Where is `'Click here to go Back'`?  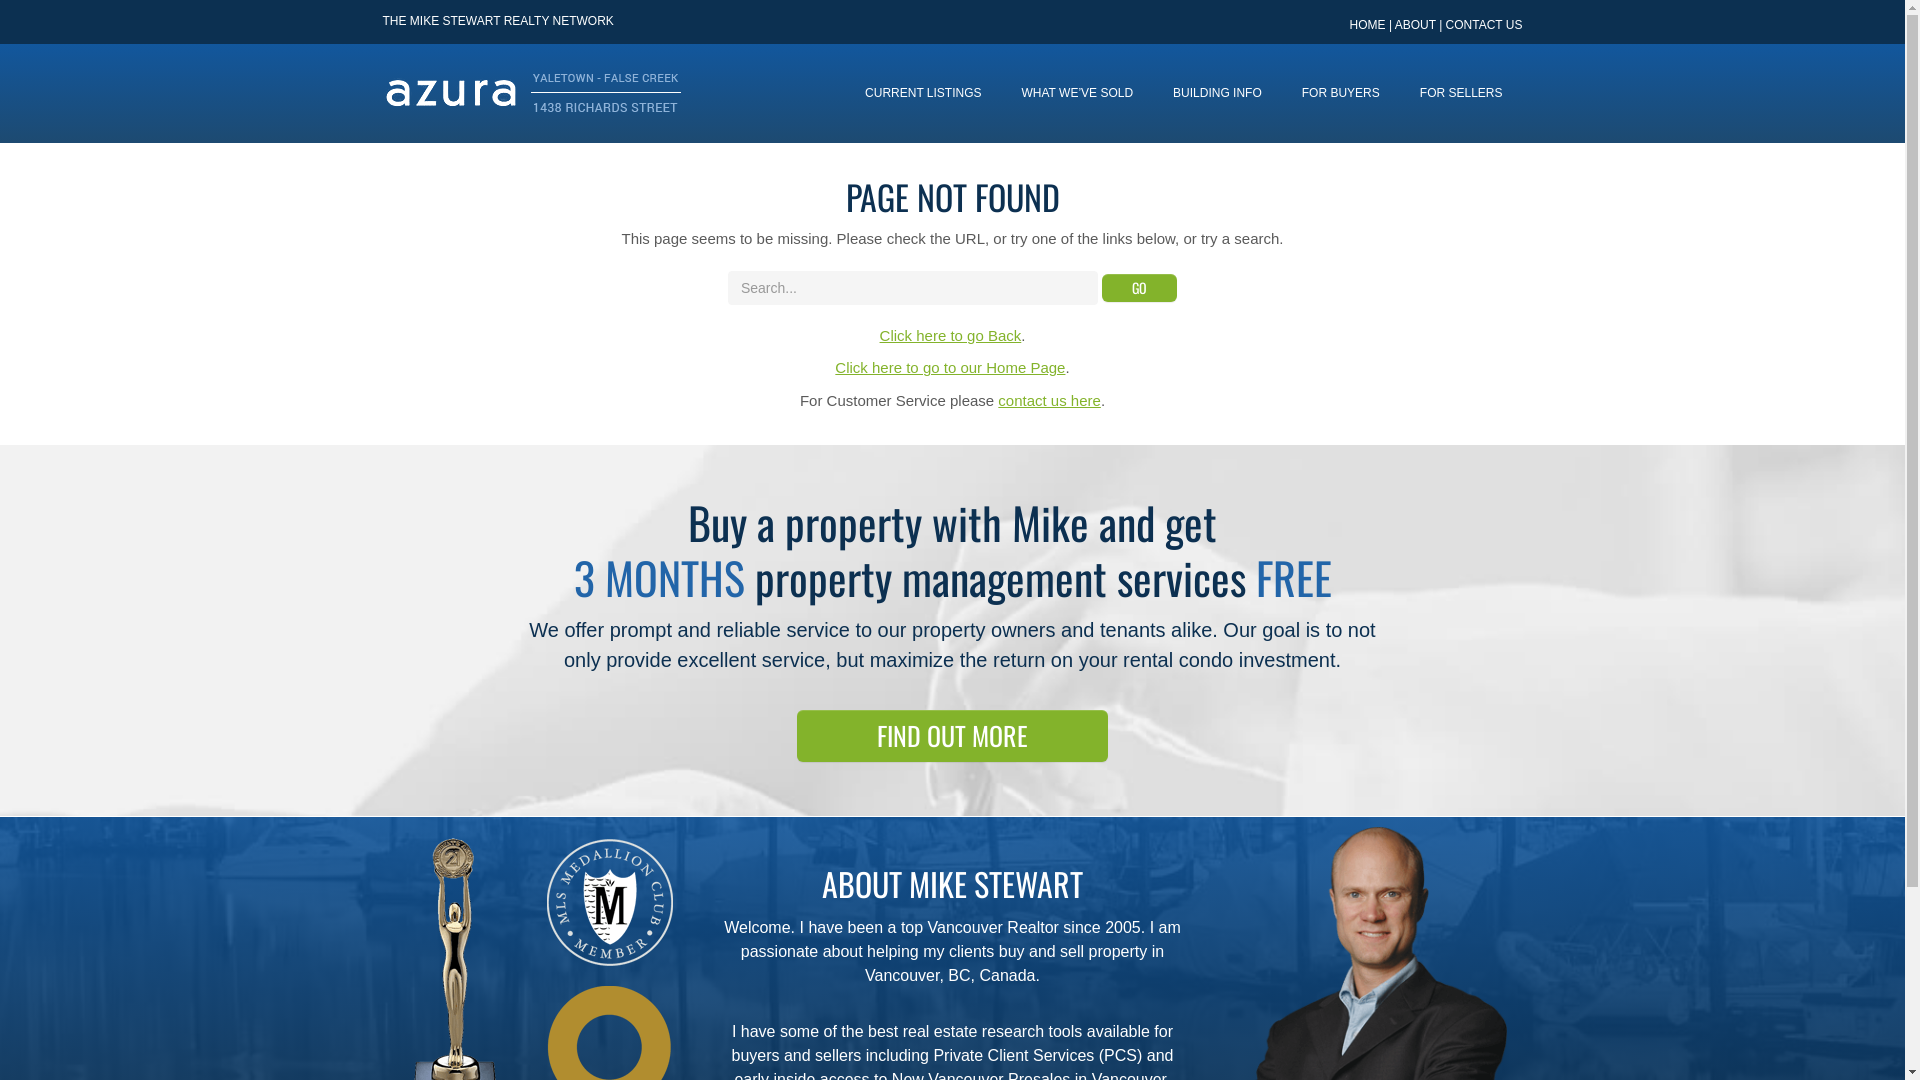
'Click here to go Back' is located at coordinates (879, 334).